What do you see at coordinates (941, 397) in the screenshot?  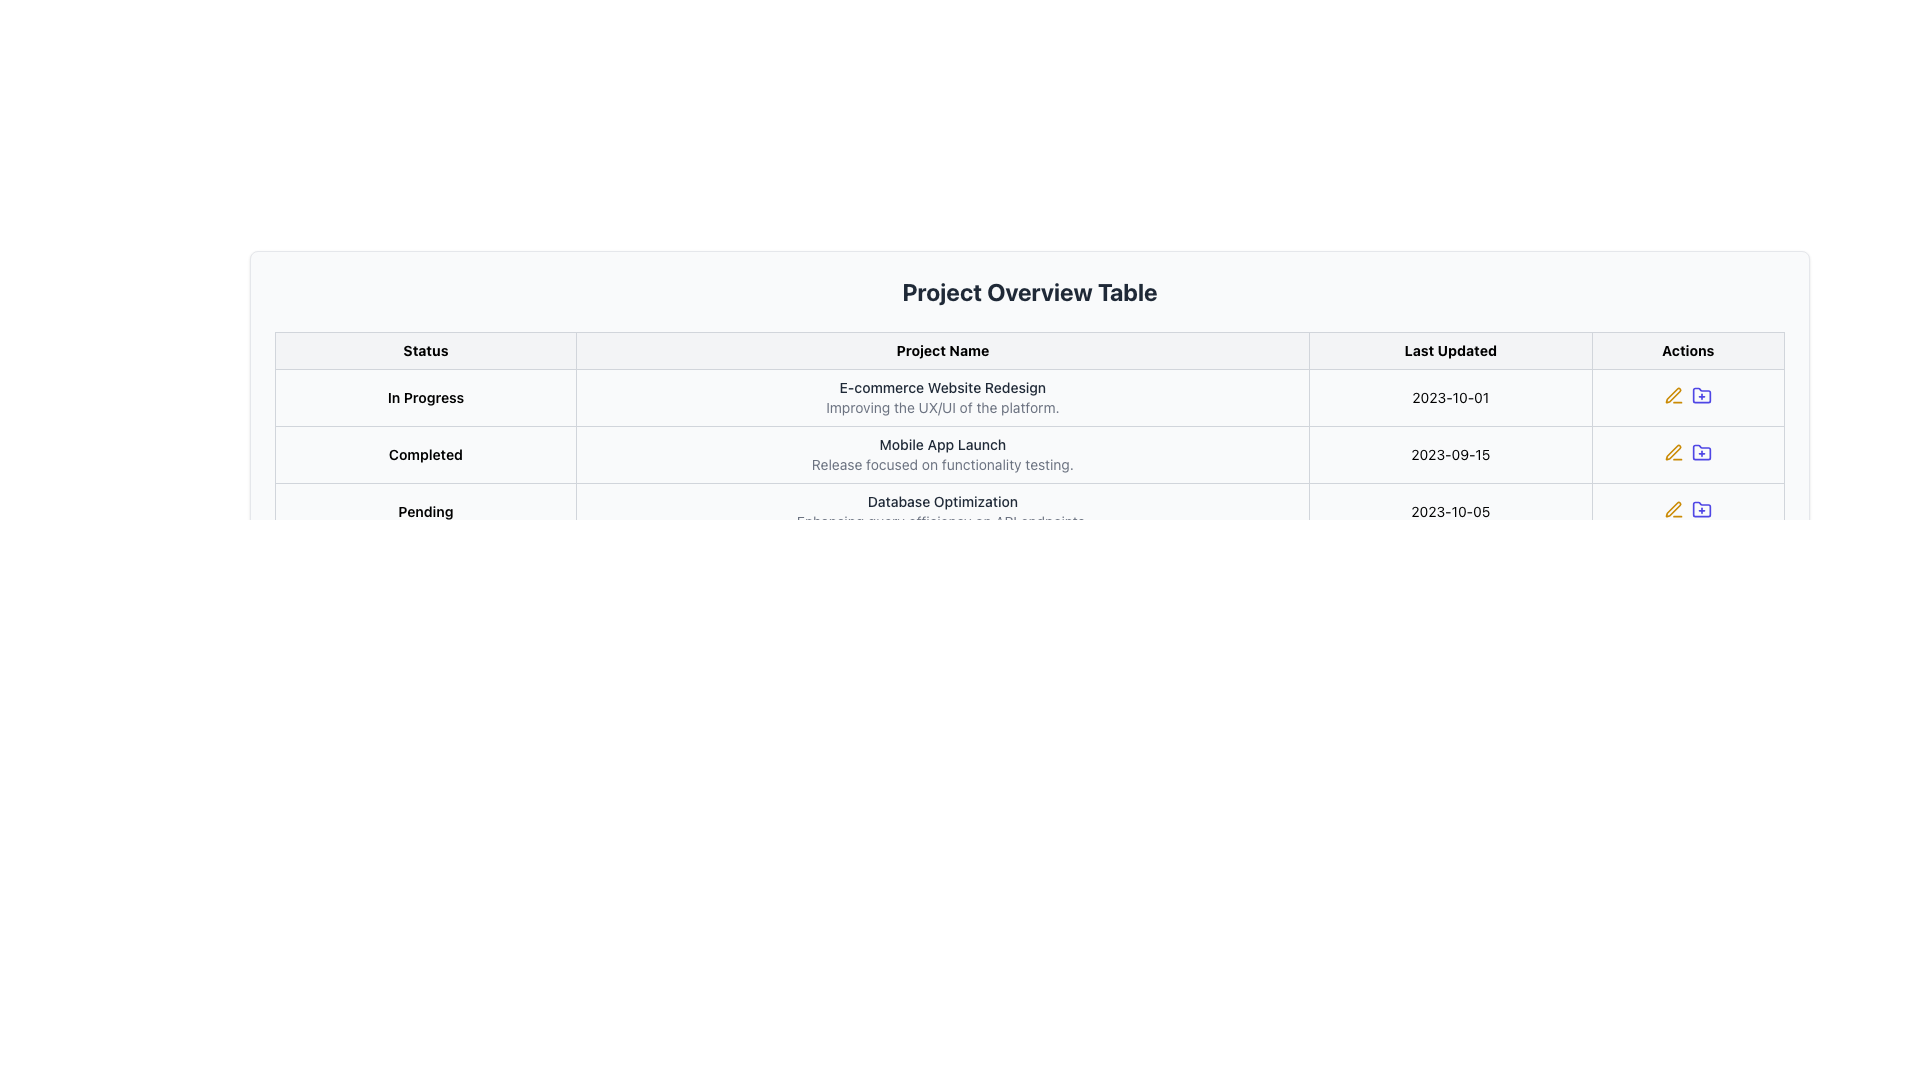 I see `text content of the 'E-commerce Website Redesign' title and its subtitle 'Improving the UX/UI of the platform.' from the Text Display Element in the 'Project Name' column under the 'In Progress' row` at bounding box center [941, 397].